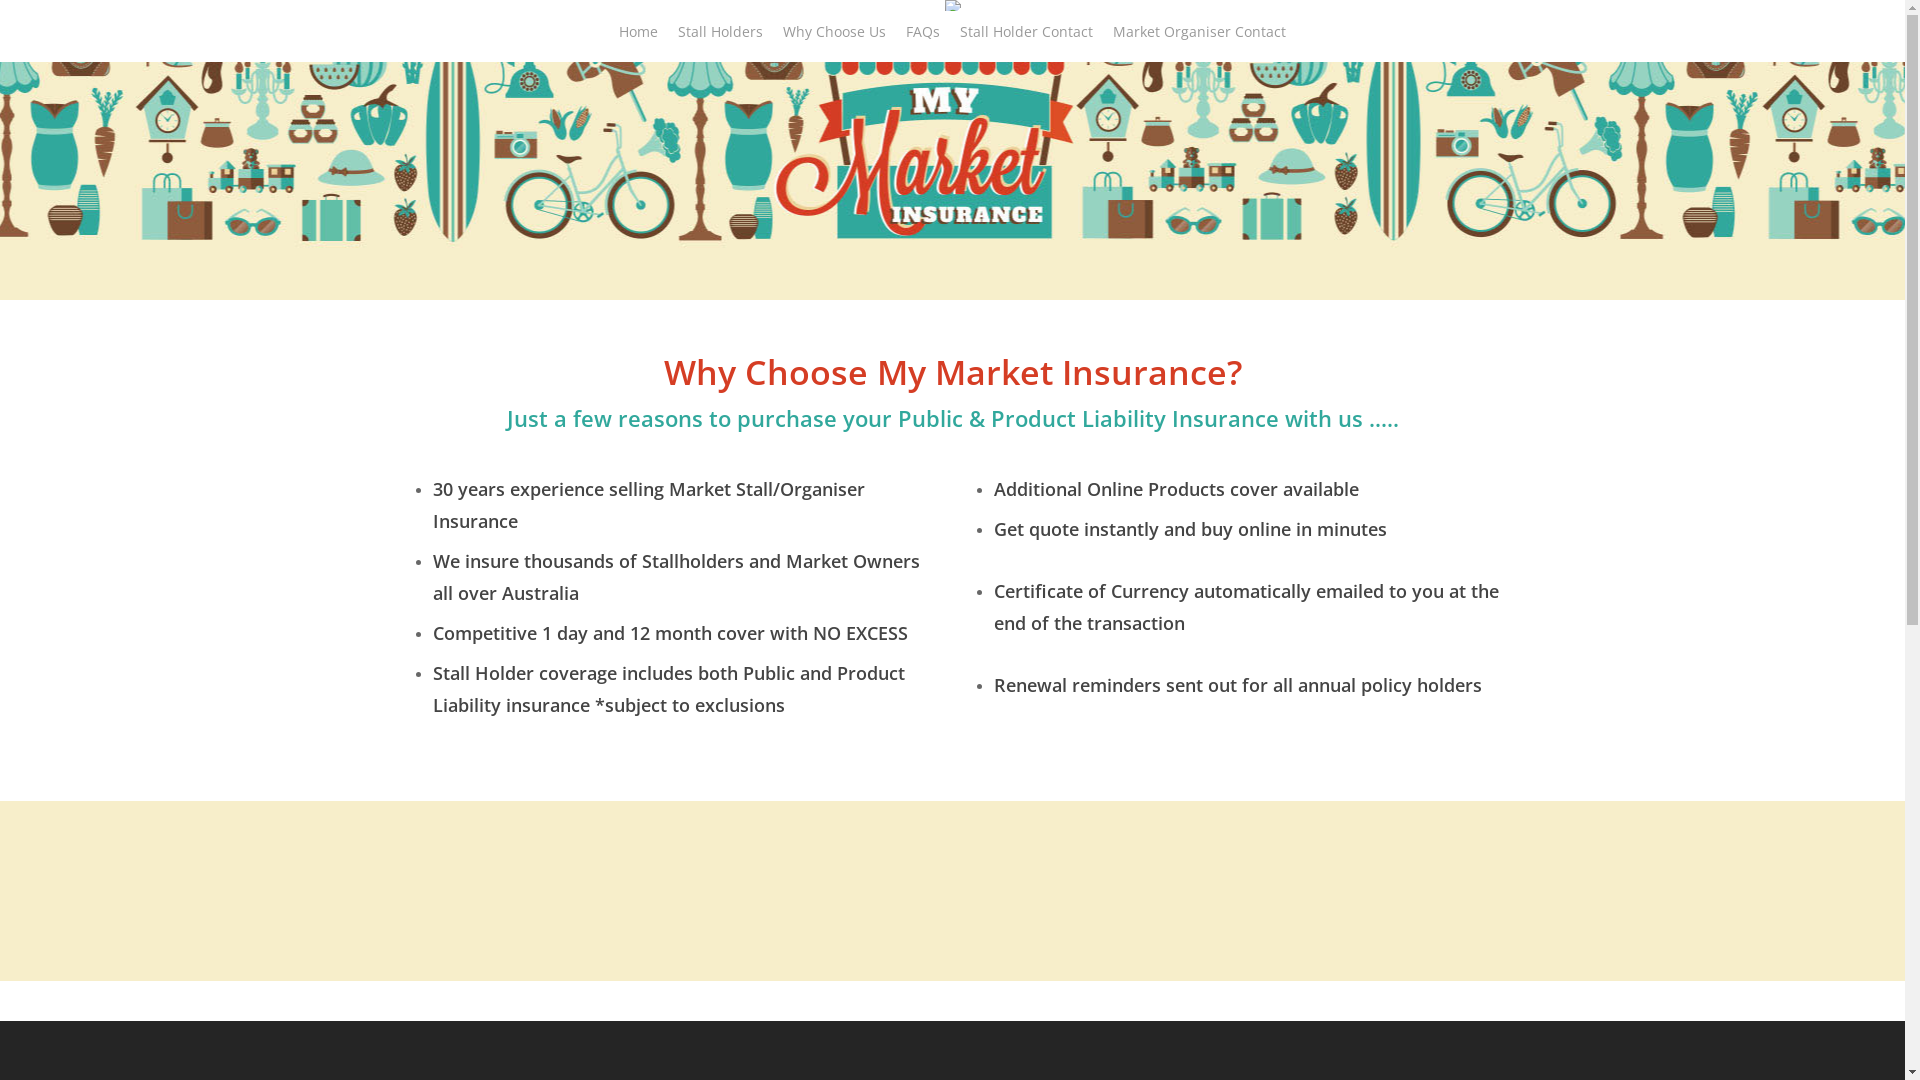 This screenshot has width=1920, height=1080. What do you see at coordinates (637, 42) in the screenshot?
I see `'Home'` at bounding box center [637, 42].